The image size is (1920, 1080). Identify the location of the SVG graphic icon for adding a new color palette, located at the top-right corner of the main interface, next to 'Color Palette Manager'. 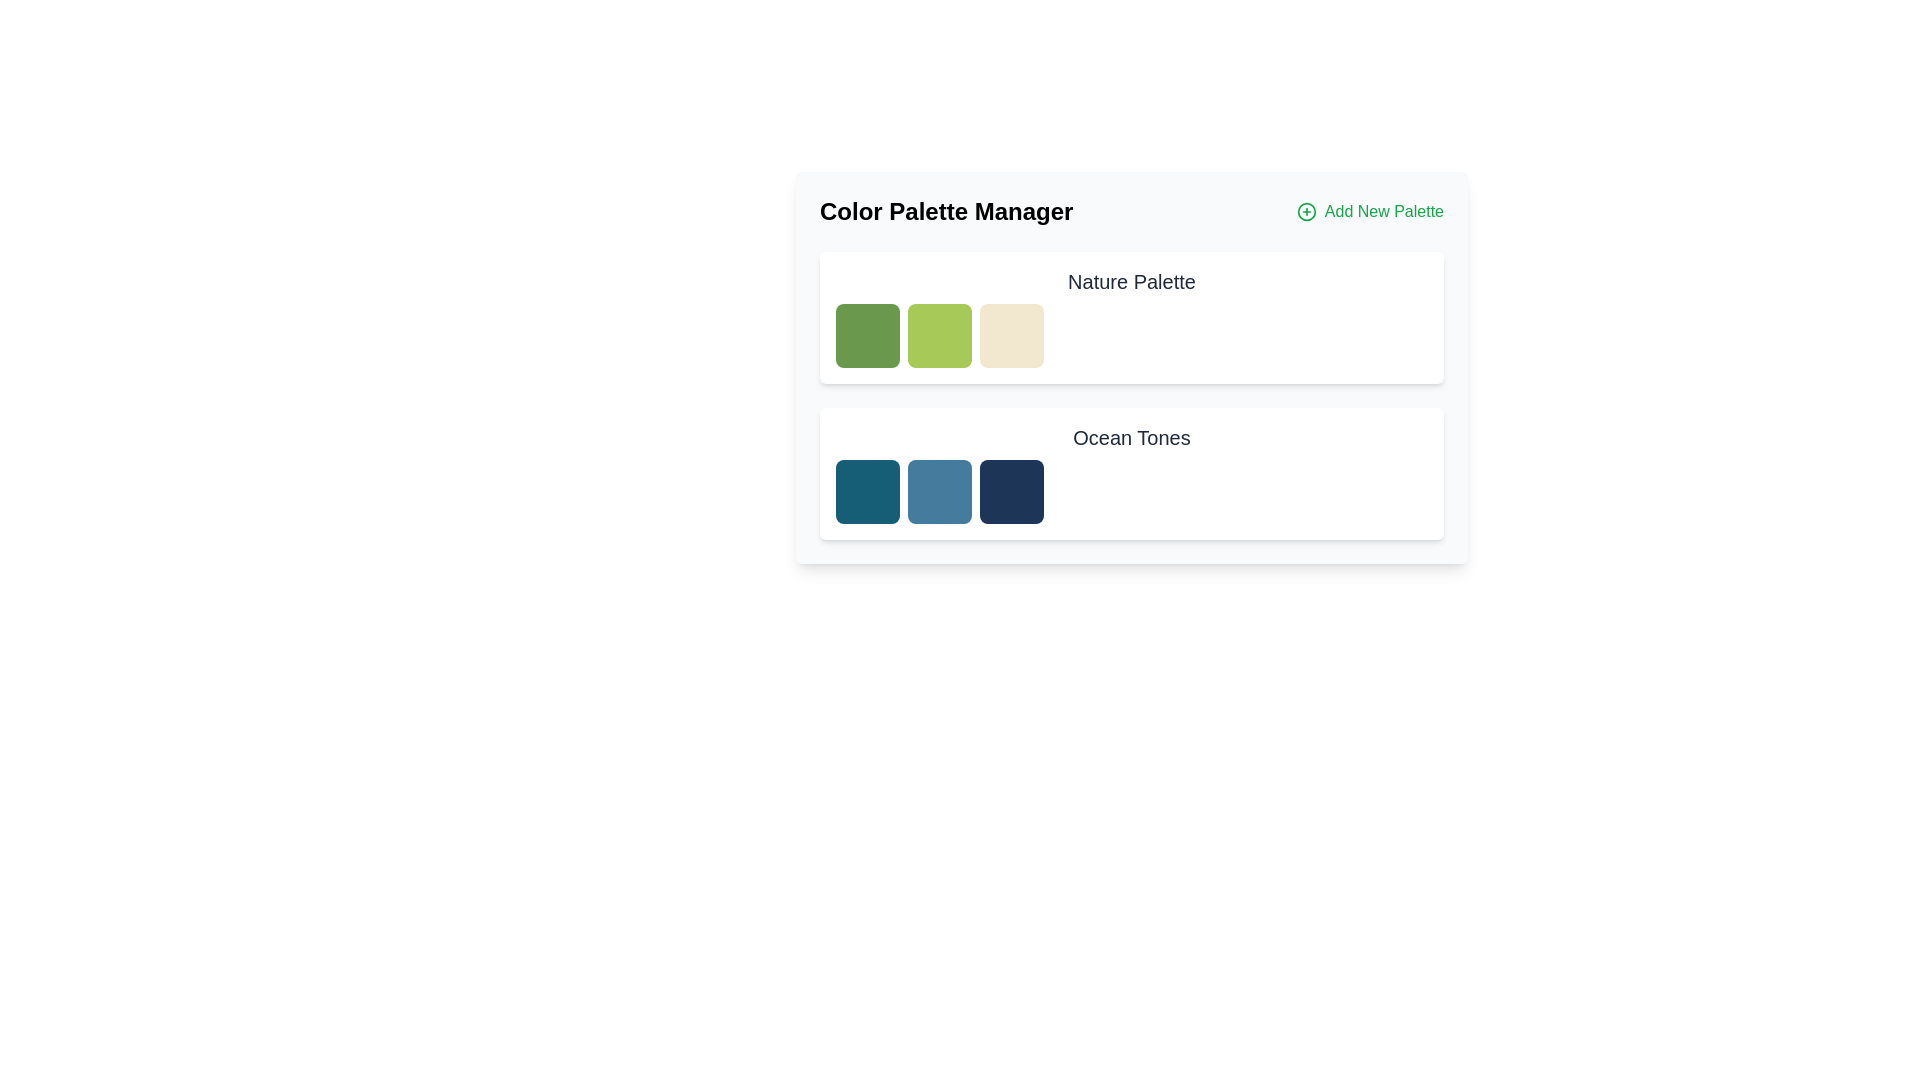
(1306, 212).